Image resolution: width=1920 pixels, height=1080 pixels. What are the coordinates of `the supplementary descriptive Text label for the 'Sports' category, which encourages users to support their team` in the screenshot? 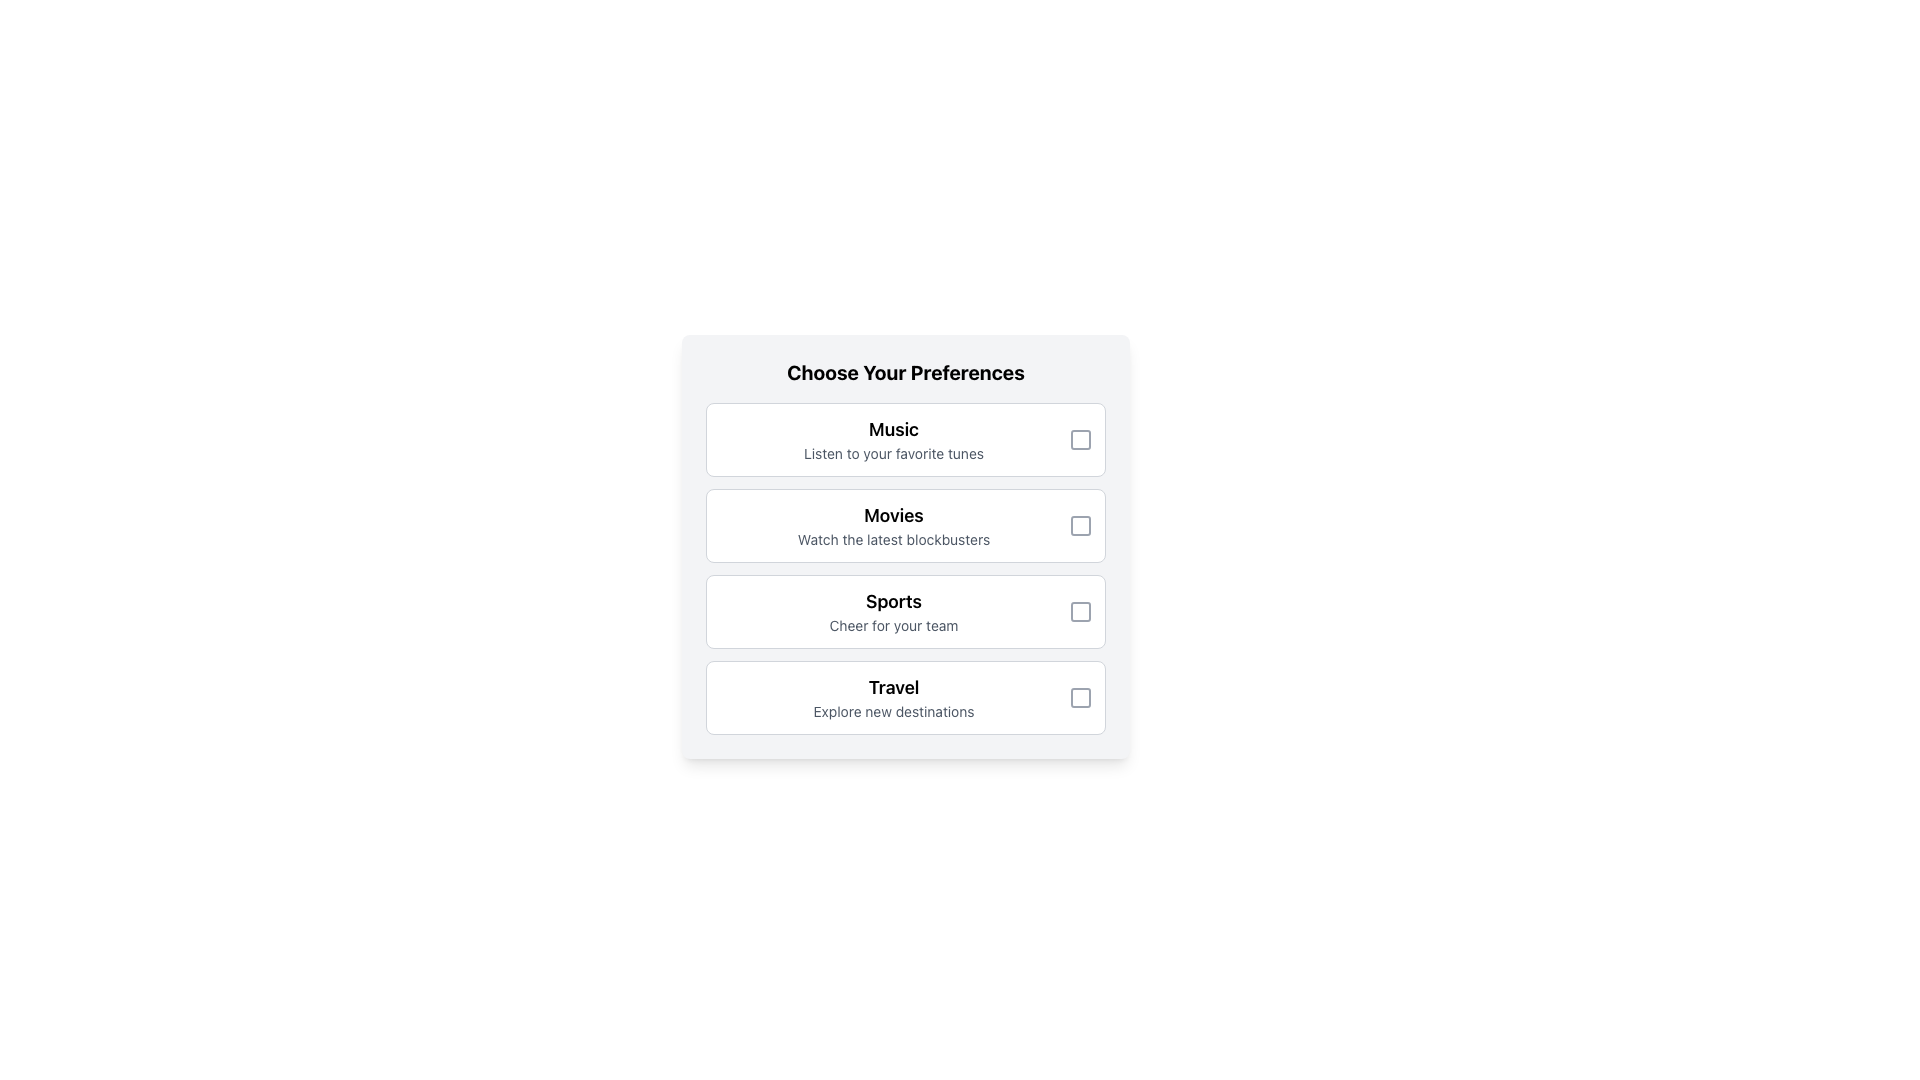 It's located at (892, 624).